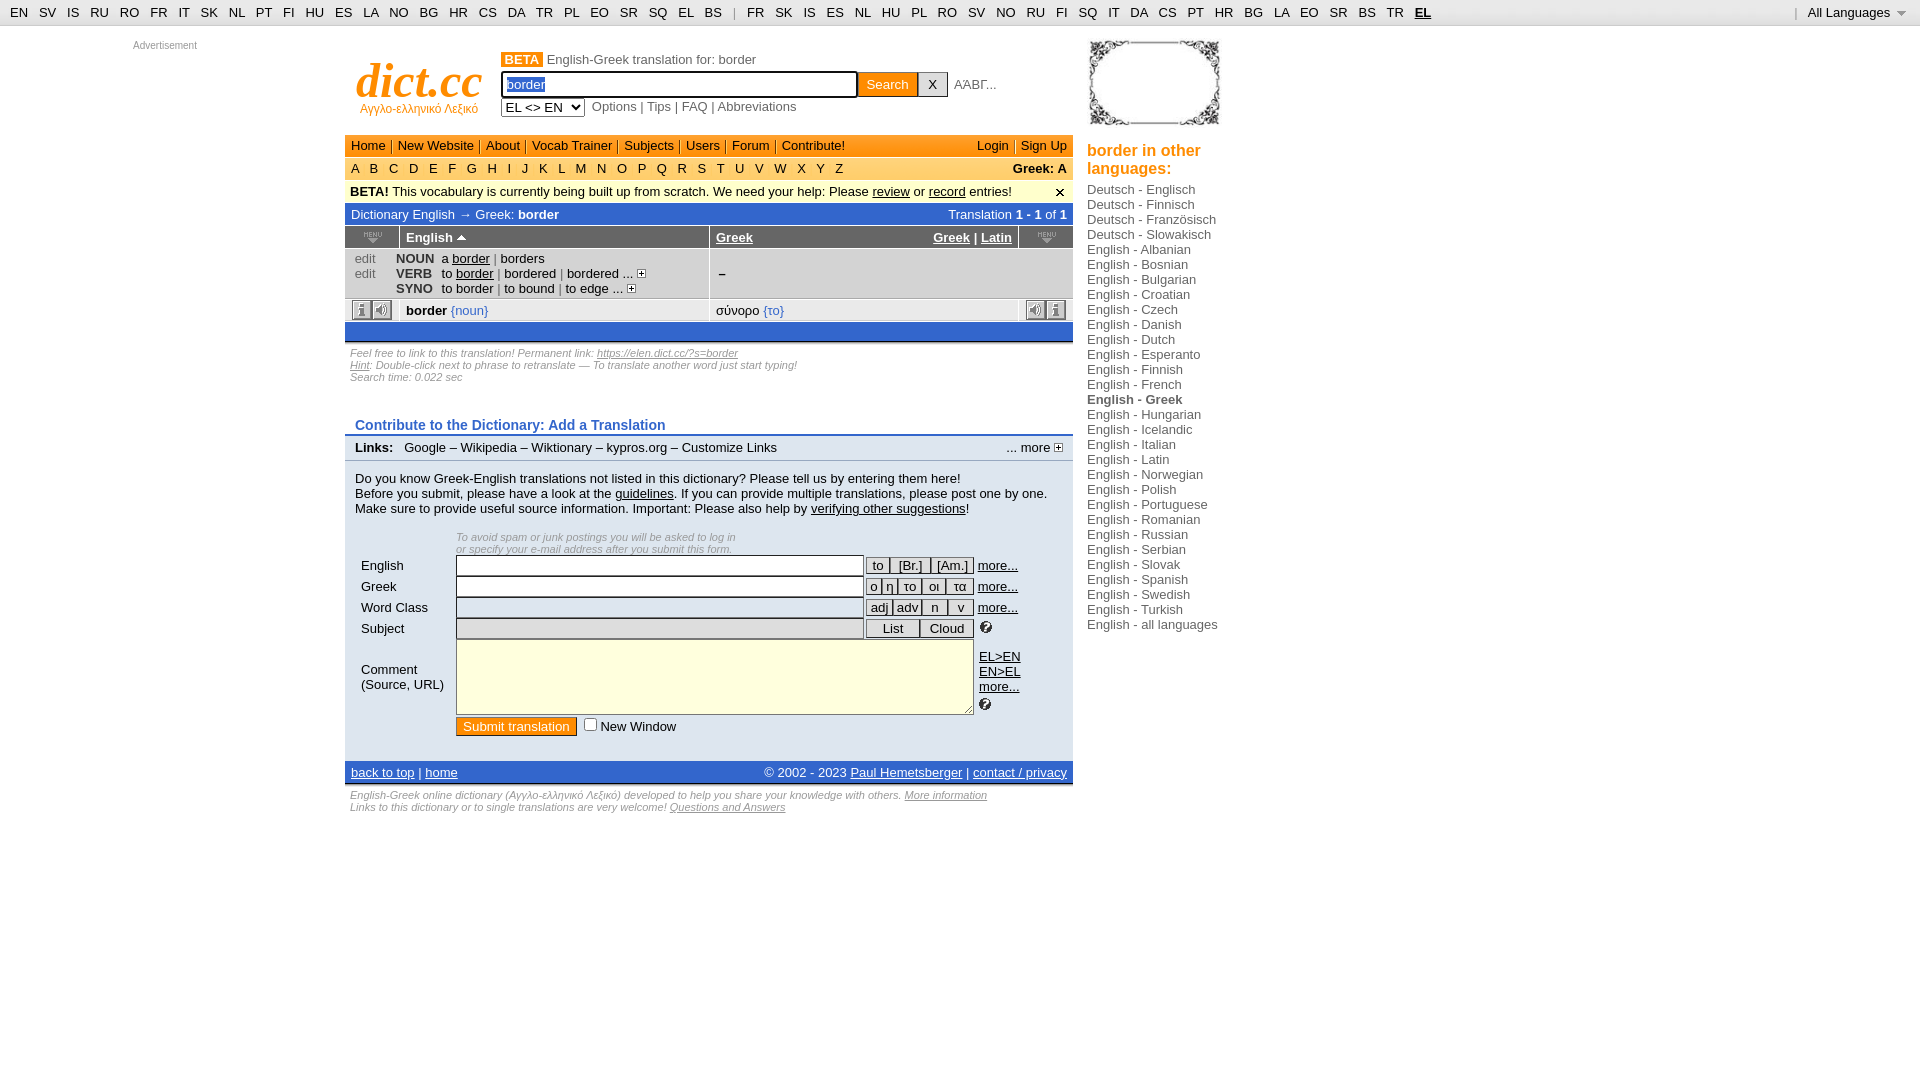  Describe the element at coordinates (872, 191) in the screenshot. I see `'review'` at that location.